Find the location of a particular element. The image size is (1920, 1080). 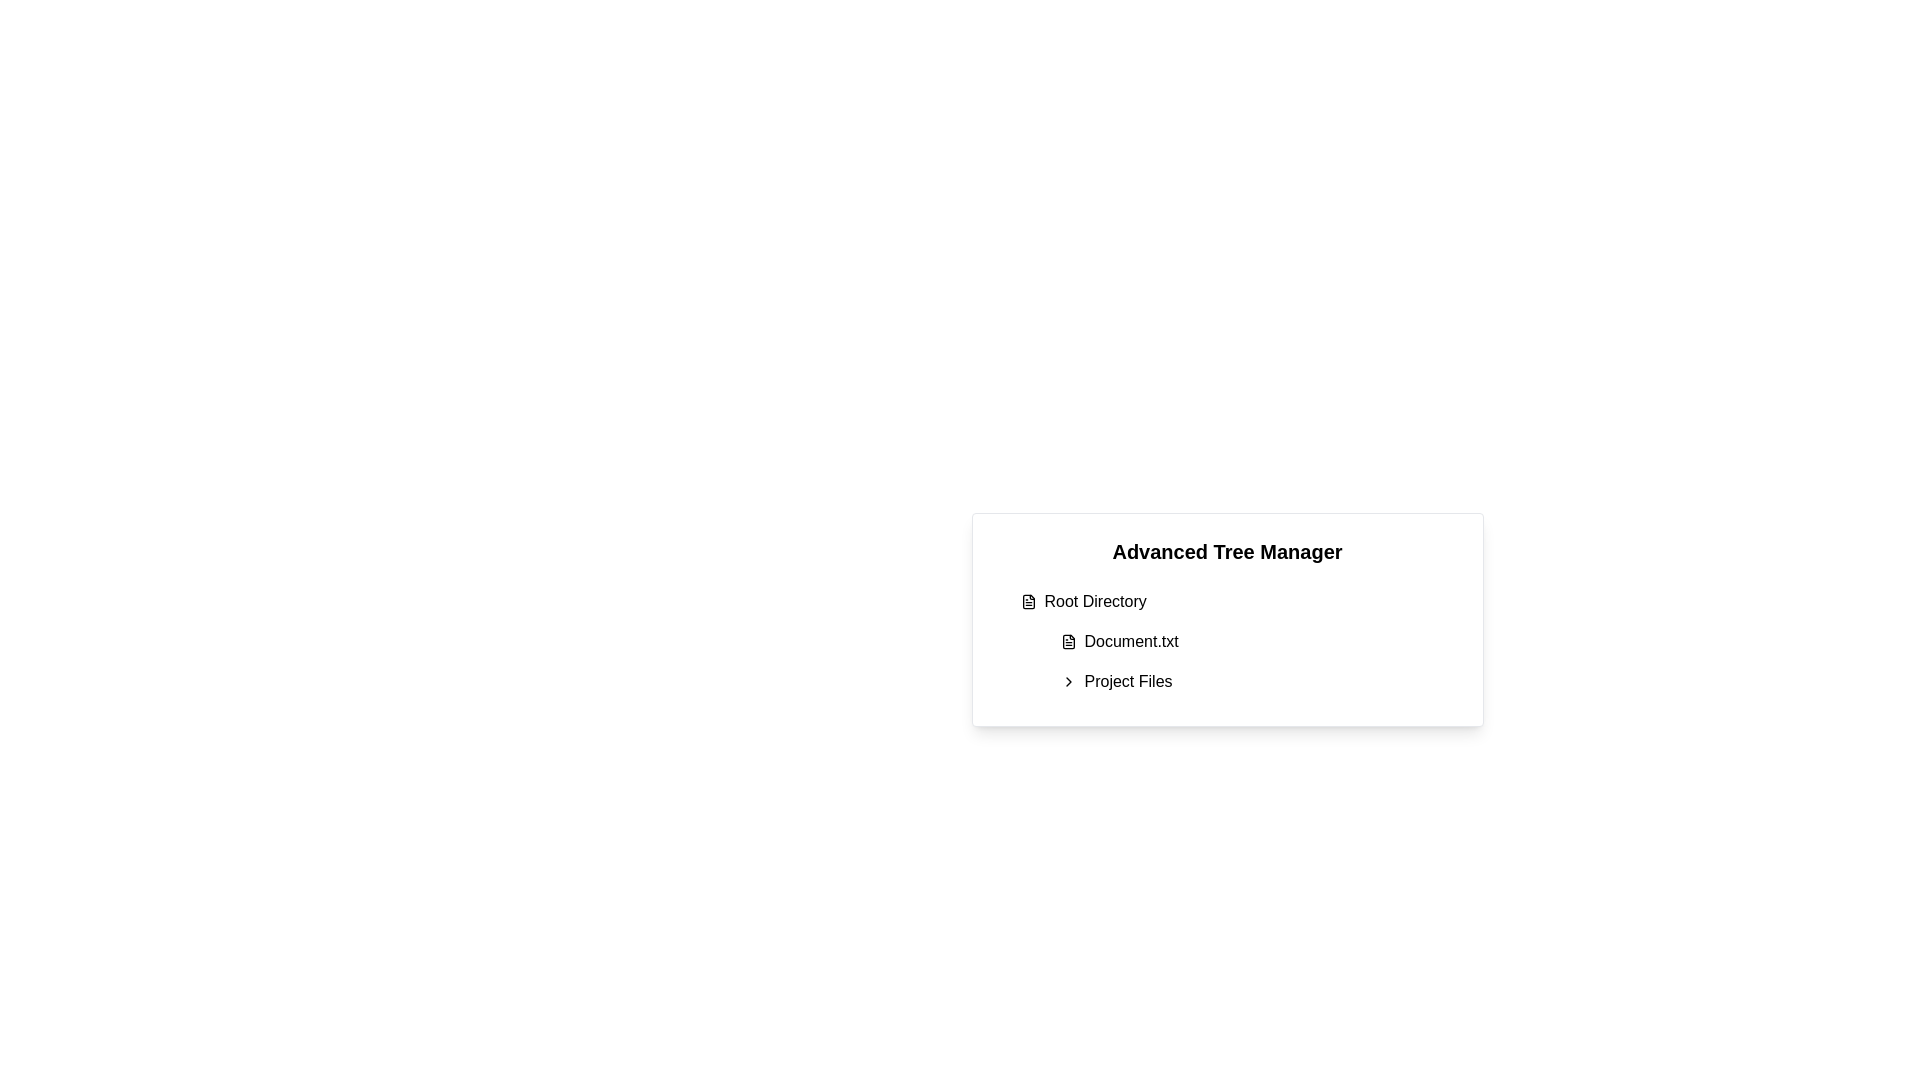

the 'Project Files' text label within the tree structure to trigger the tooltip or highlight effect is located at coordinates (1128, 681).